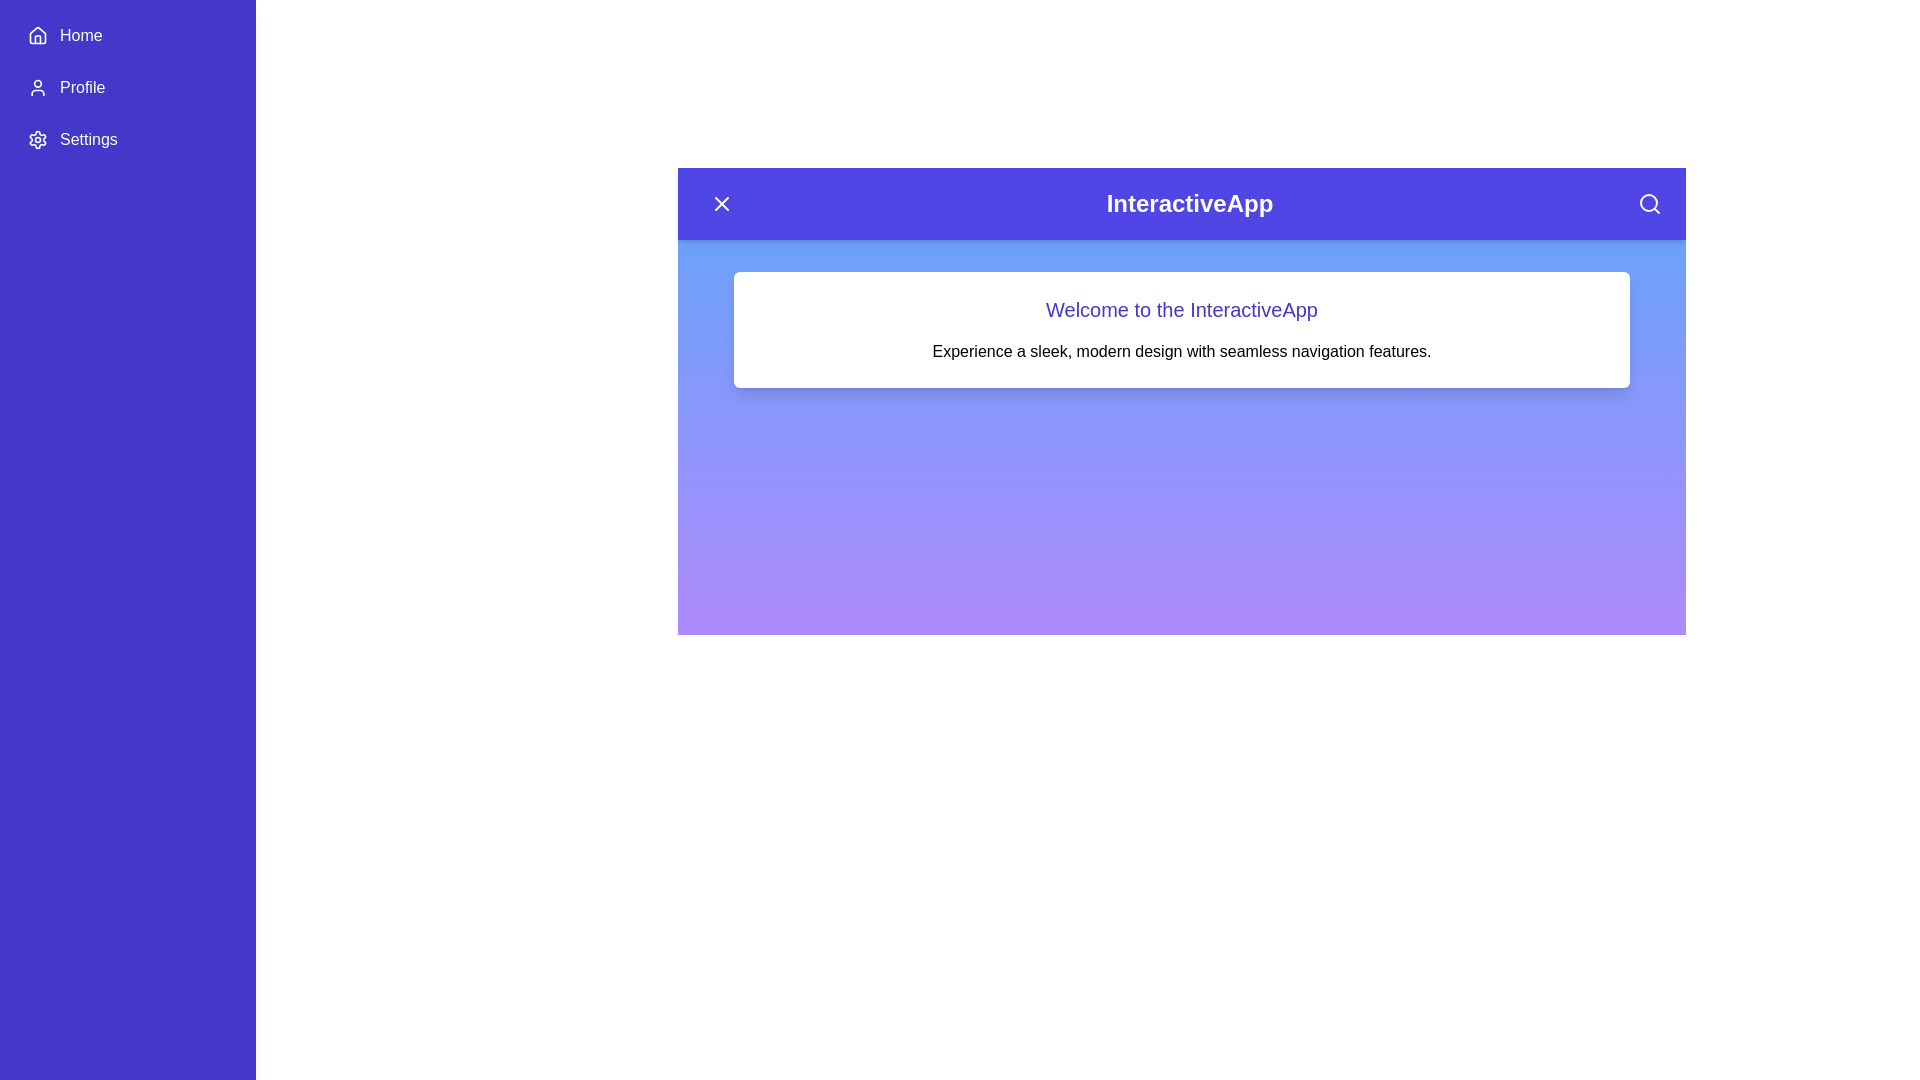 The image size is (1920, 1080). What do you see at coordinates (1650, 204) in the screenshot?
I see `the search icon in the header` at bounding box center [1650, 204].